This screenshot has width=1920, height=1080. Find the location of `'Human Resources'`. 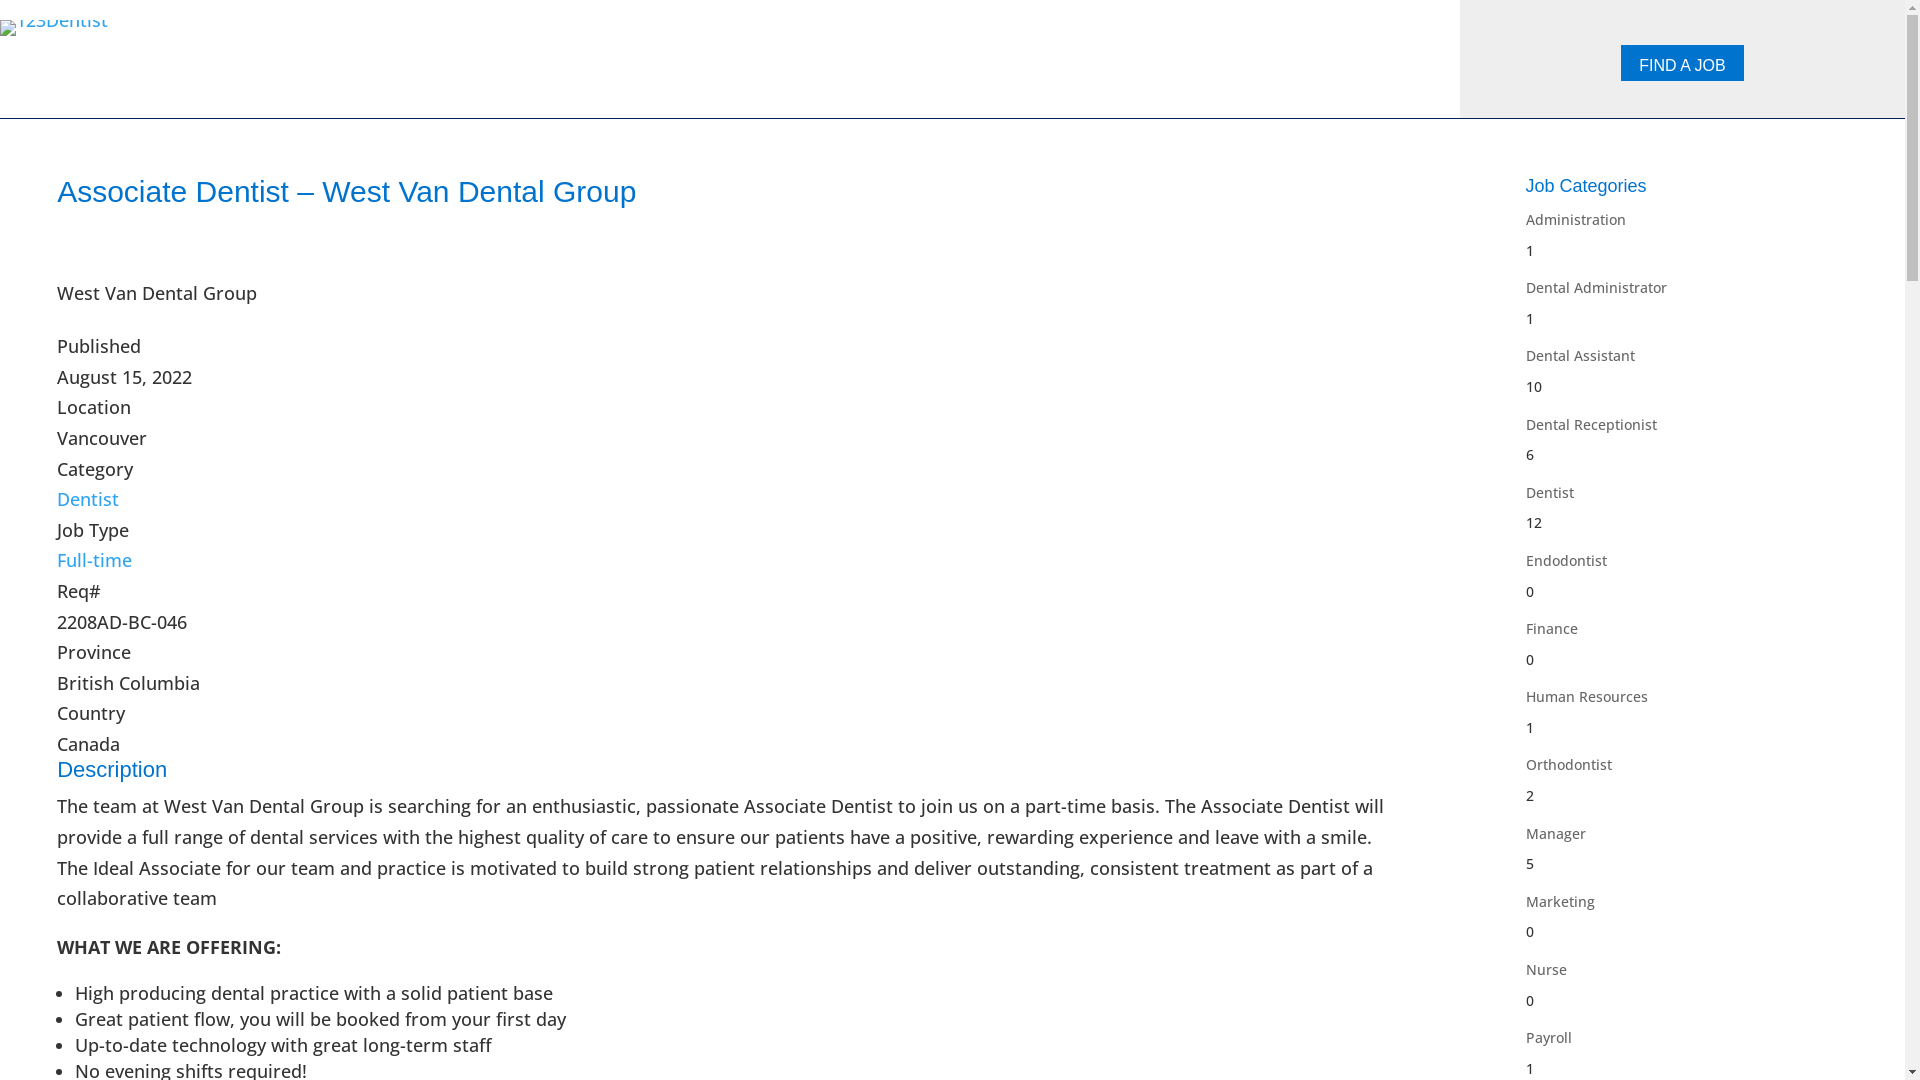

'Human Resources' is located at coordinates (1586, 695).